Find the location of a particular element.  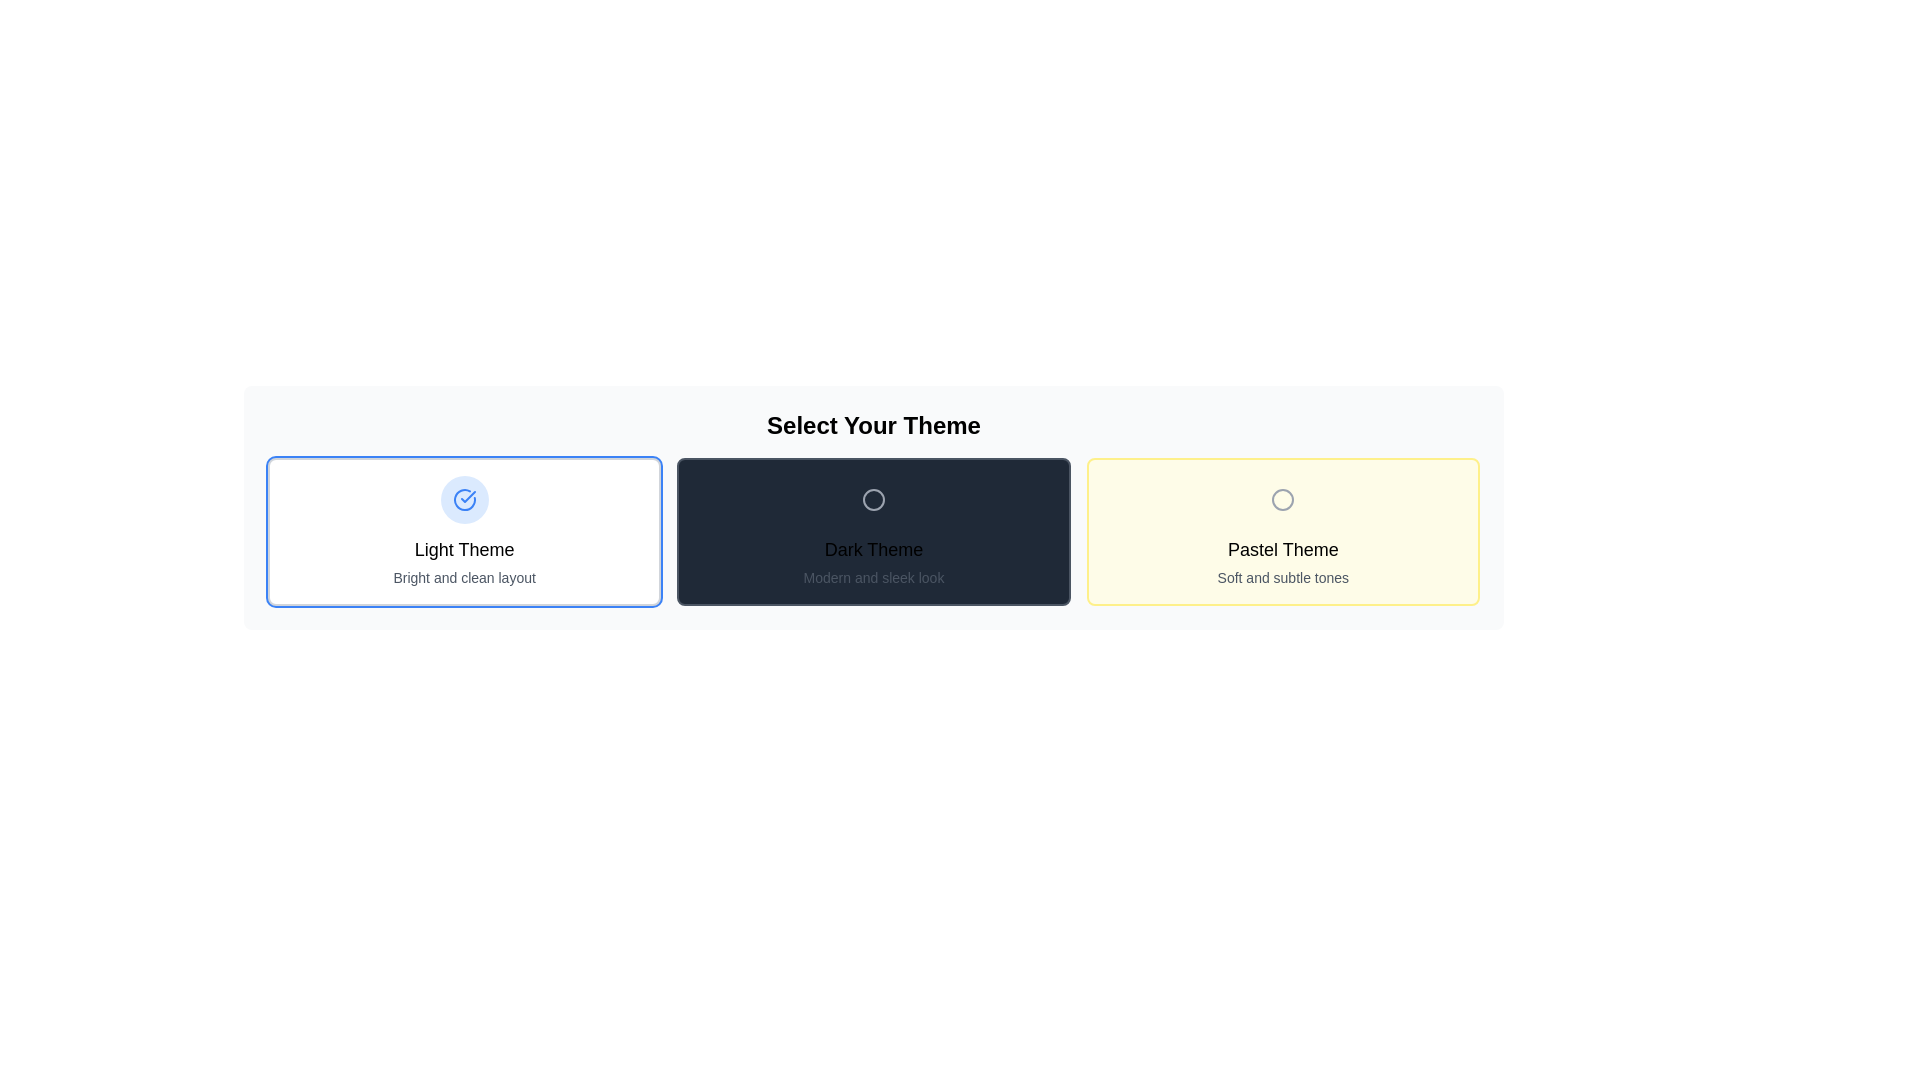

the theme selection icon located in the upper middle portion of the theme selector, above the 'Dark Theme' text is located at coordinates (873, 499).